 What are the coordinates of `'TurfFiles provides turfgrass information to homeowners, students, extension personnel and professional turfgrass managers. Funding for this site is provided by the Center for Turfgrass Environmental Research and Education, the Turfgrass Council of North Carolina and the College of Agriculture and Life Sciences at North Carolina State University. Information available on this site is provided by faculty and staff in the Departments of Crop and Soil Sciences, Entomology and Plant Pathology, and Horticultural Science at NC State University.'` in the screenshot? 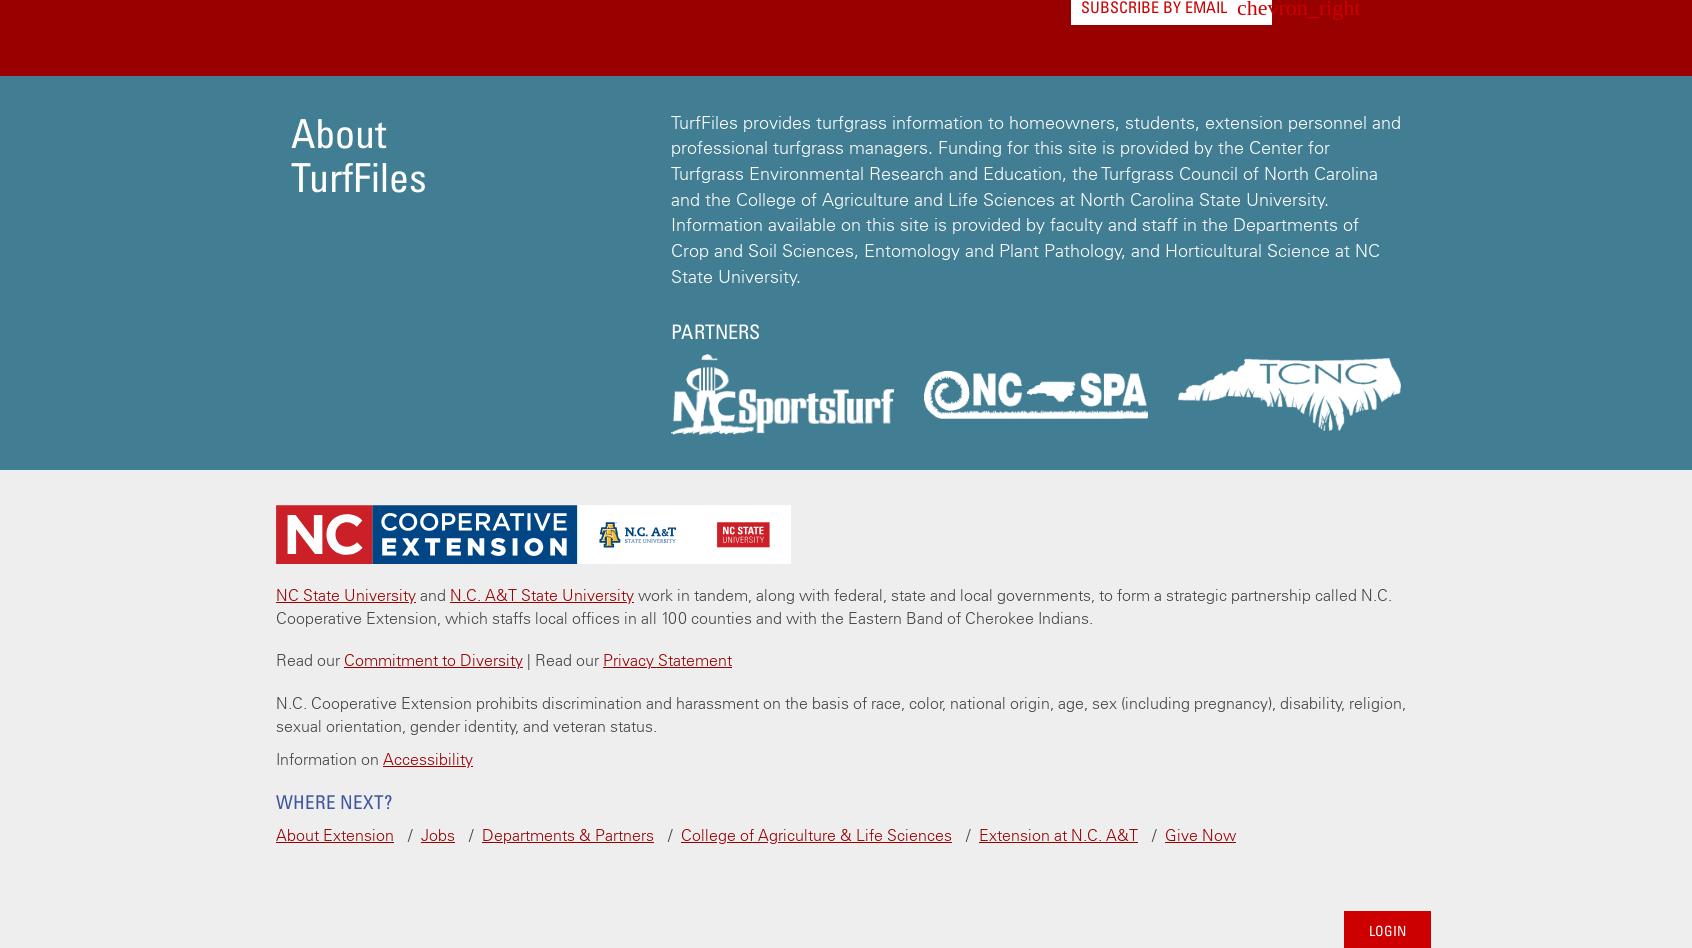 It's located at (1035, 197).